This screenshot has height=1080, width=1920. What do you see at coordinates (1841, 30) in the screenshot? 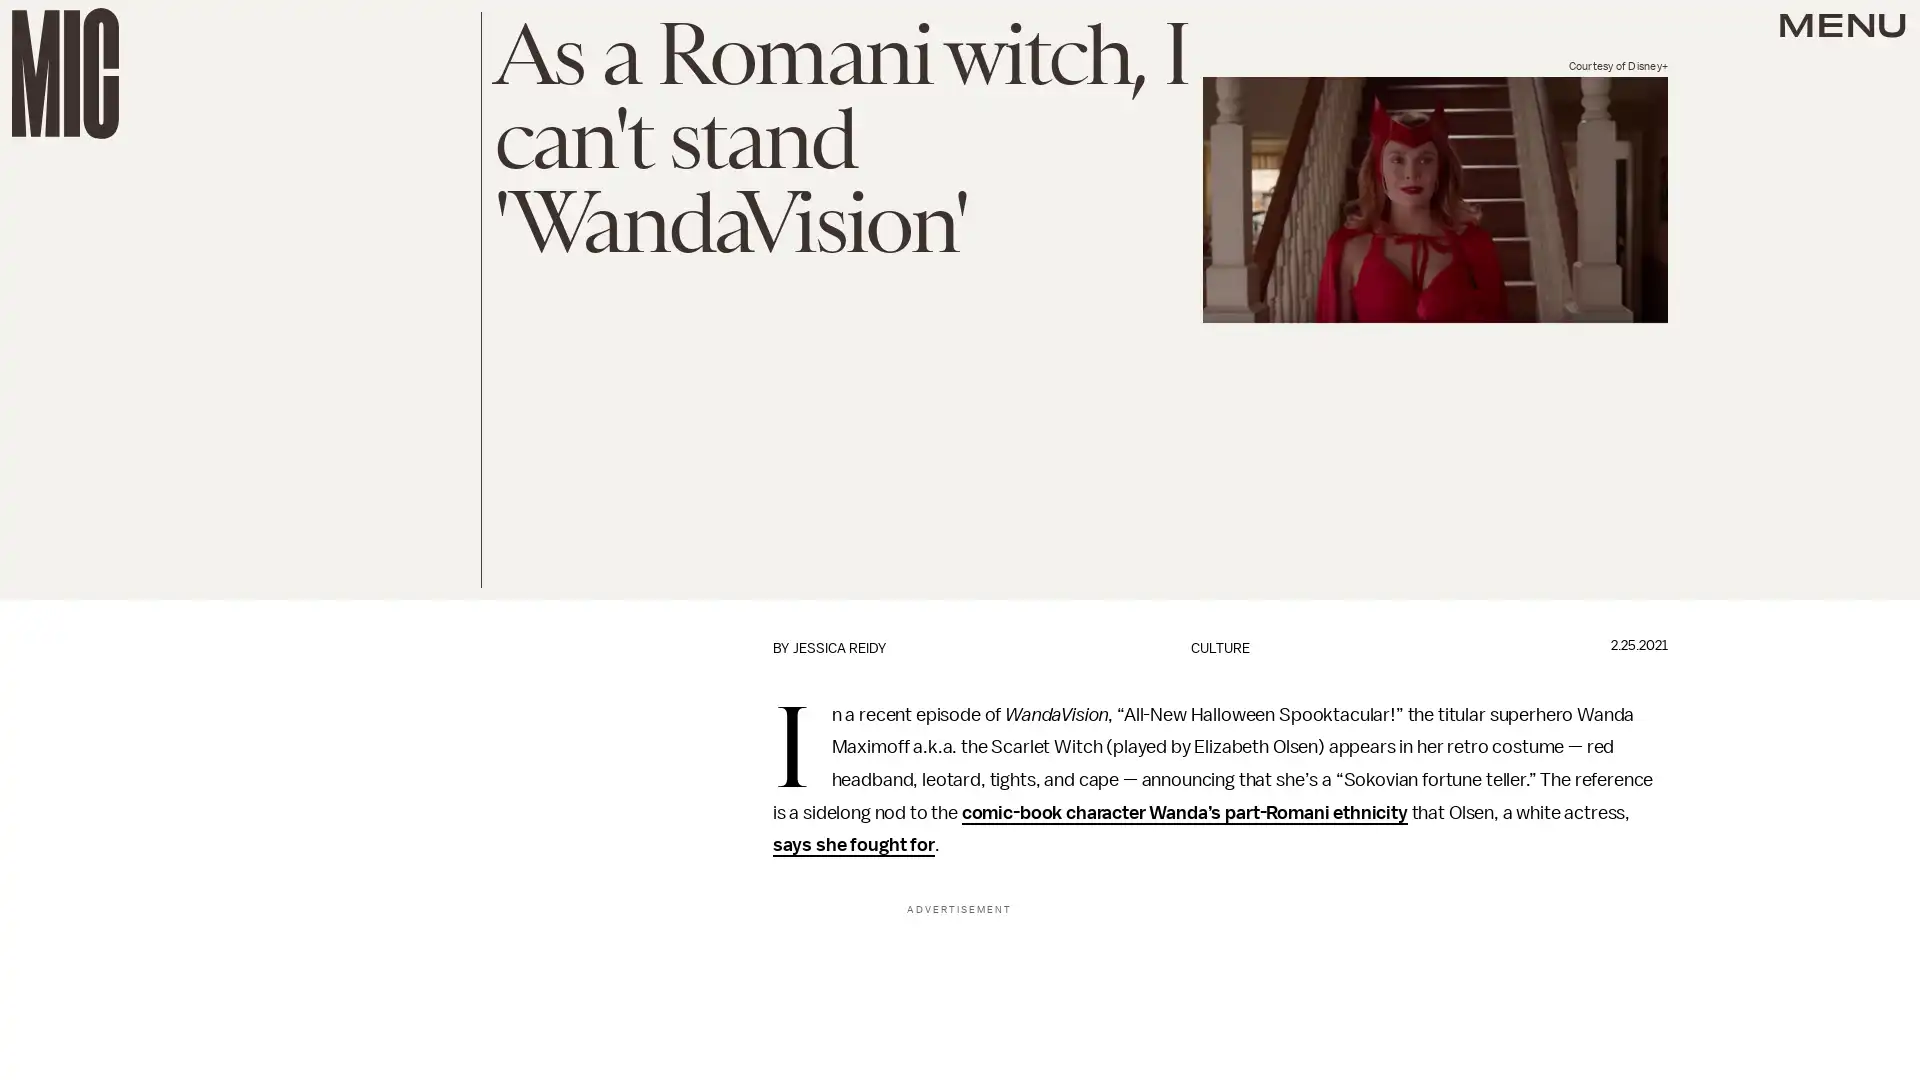
I see `menu` at bounding box center [1841, 30].